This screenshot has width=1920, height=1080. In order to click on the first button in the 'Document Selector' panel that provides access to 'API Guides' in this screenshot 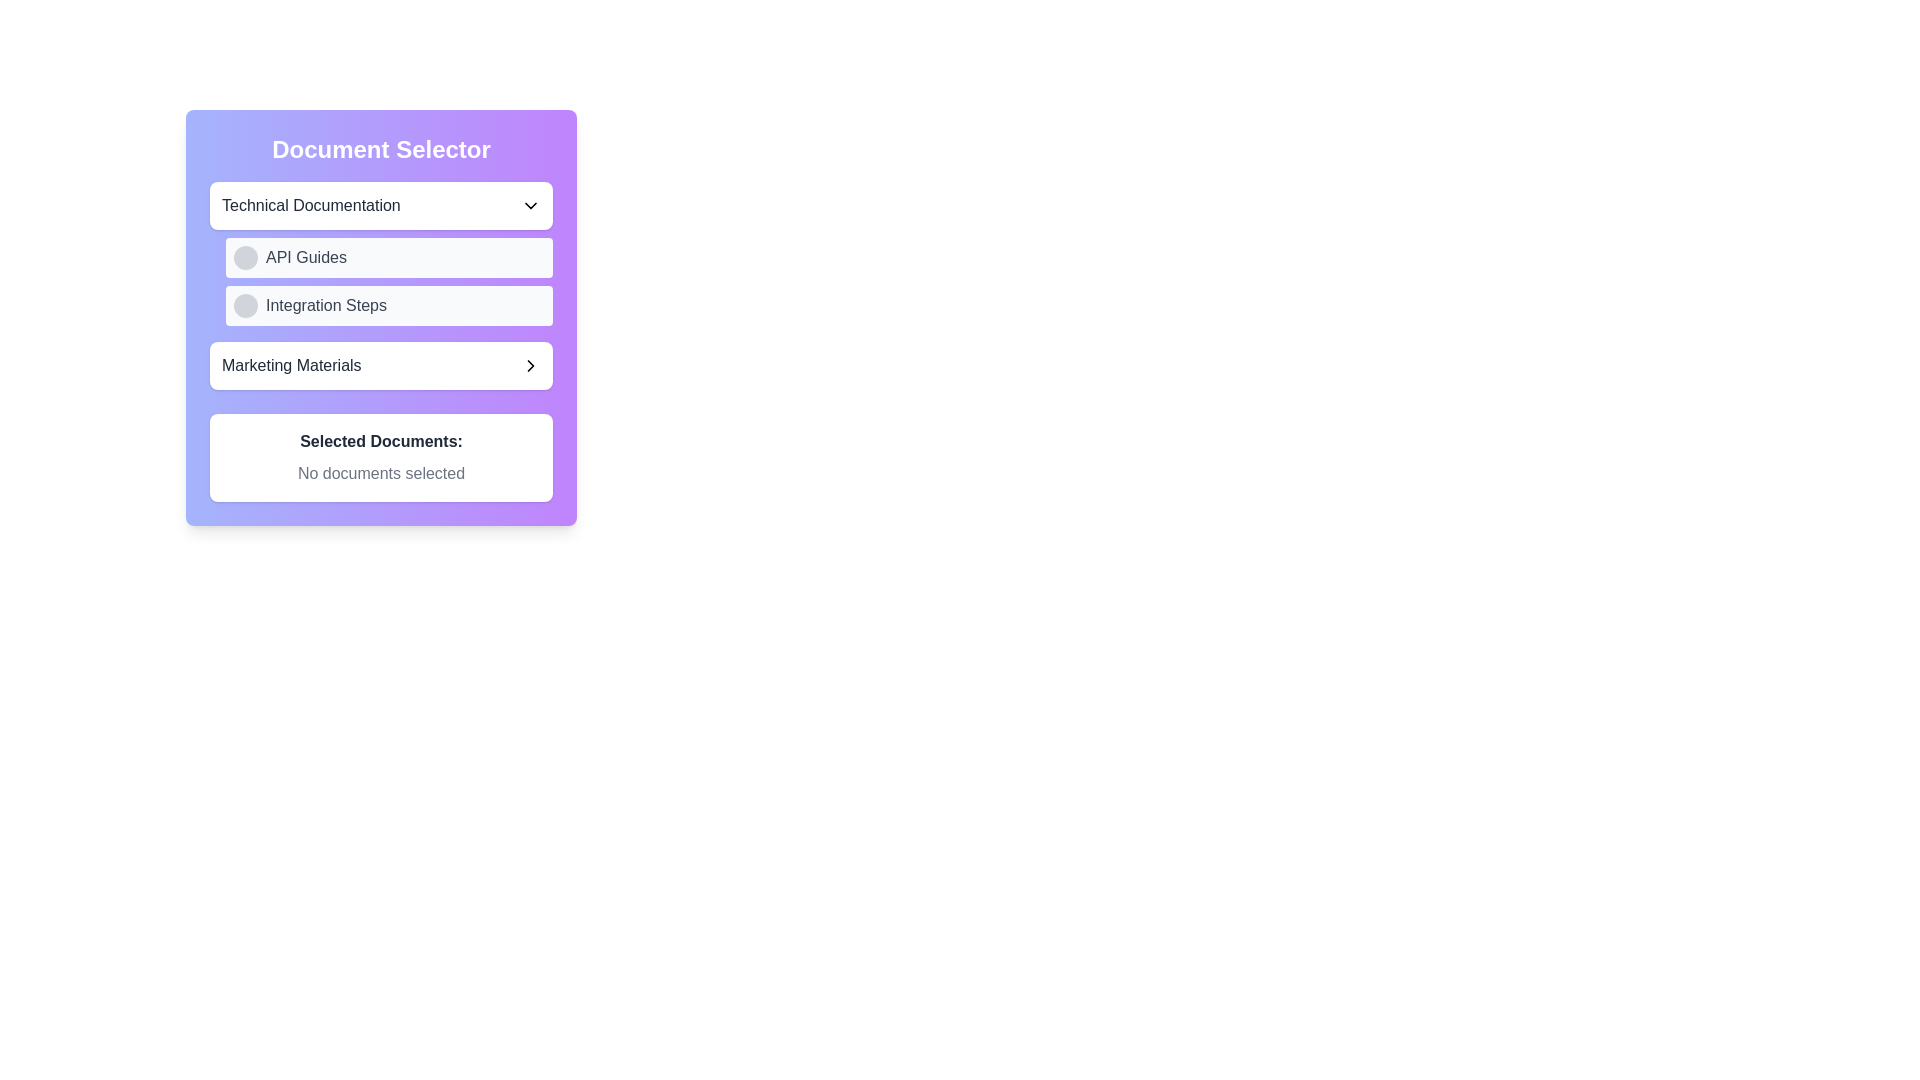, I will do `click(389, 257)`.